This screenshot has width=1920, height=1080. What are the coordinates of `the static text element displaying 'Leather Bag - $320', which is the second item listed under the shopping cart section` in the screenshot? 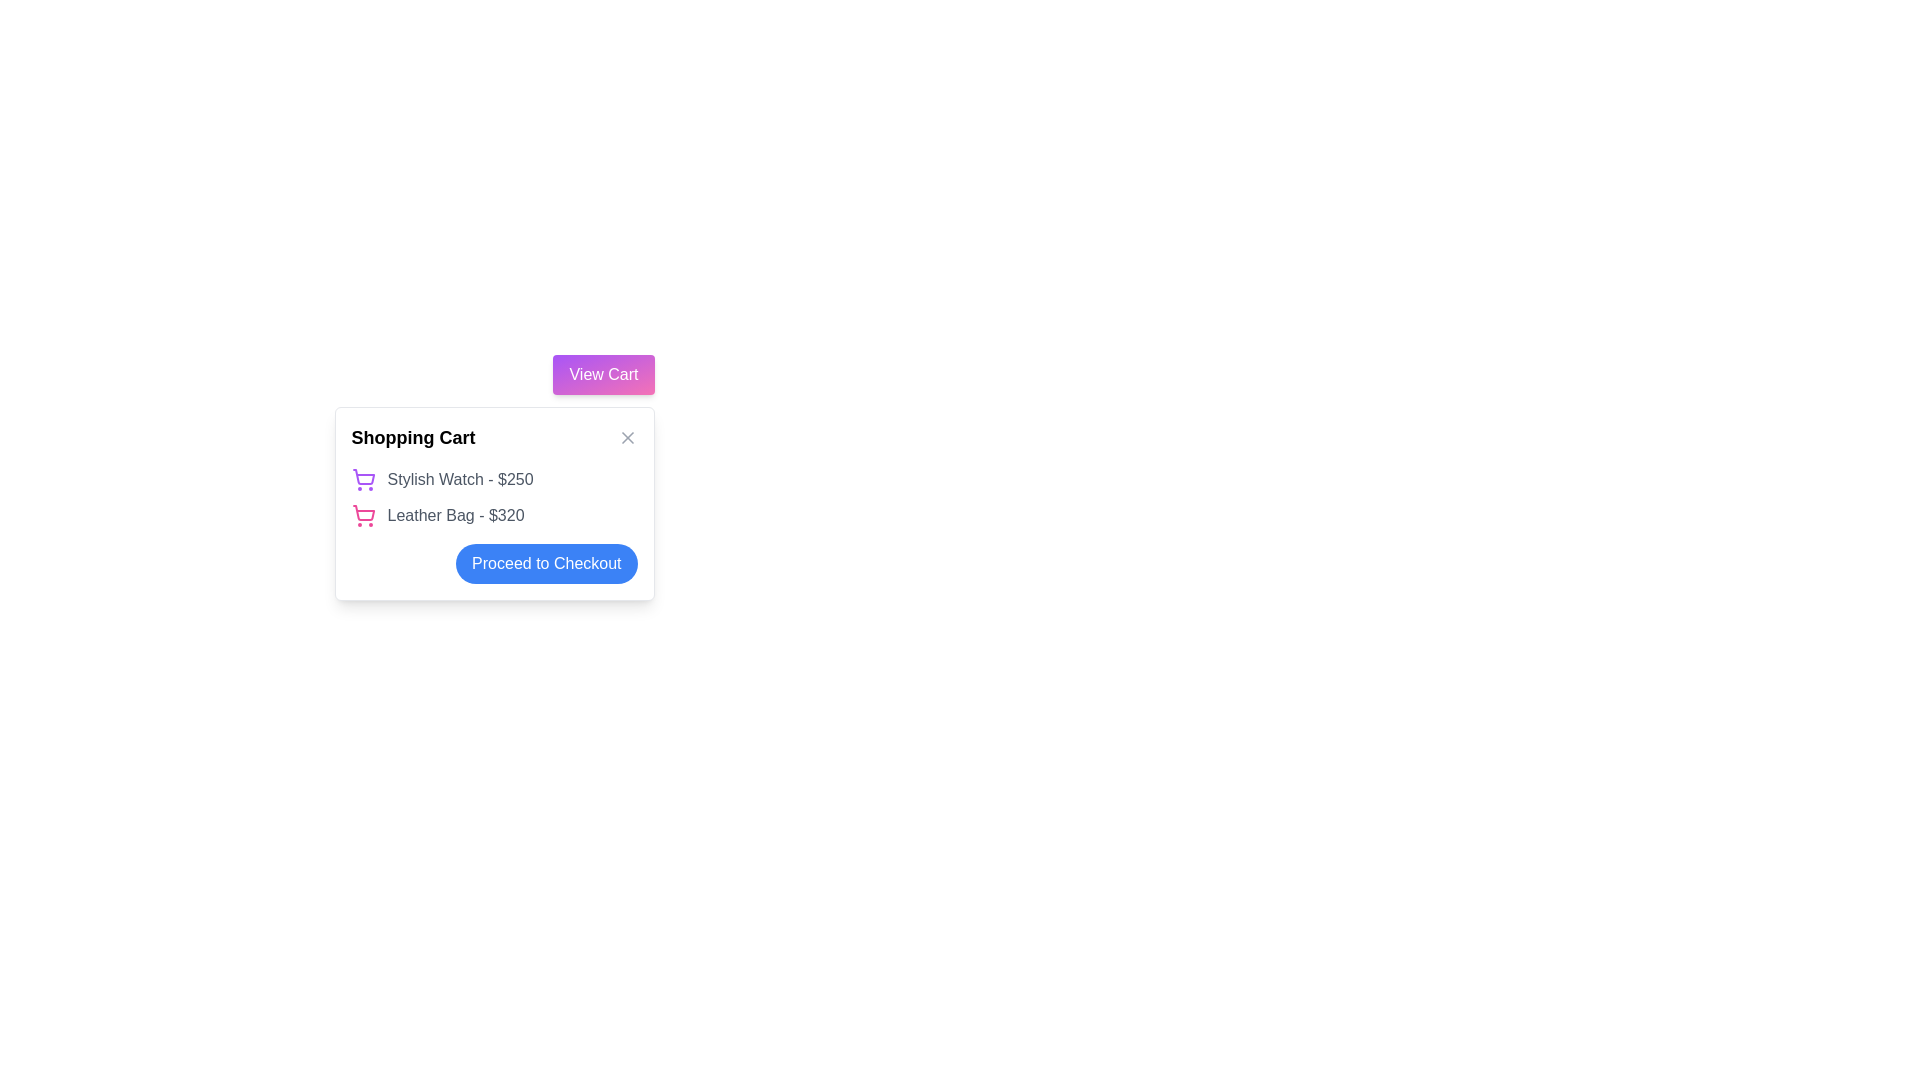 It's located at (455, 515).